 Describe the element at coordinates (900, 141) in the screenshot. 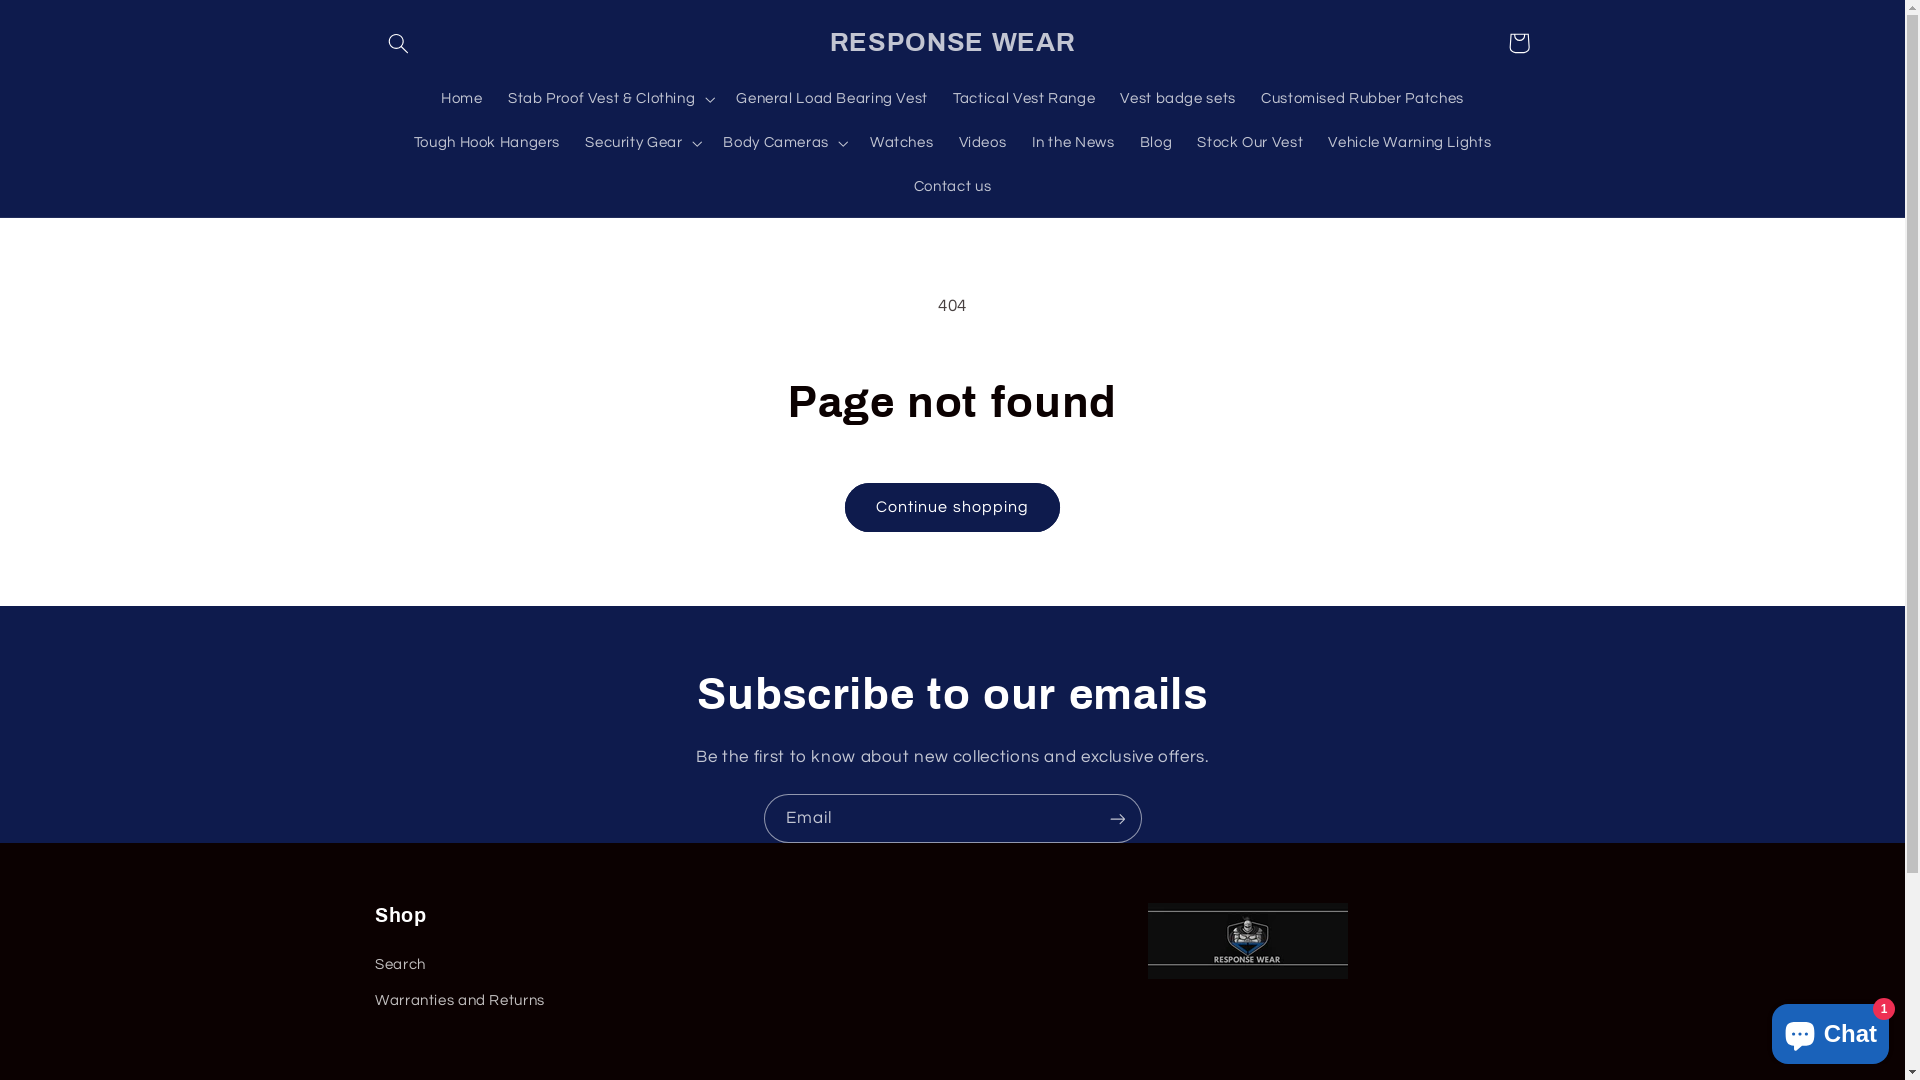

I see `'Watches'` at that location.